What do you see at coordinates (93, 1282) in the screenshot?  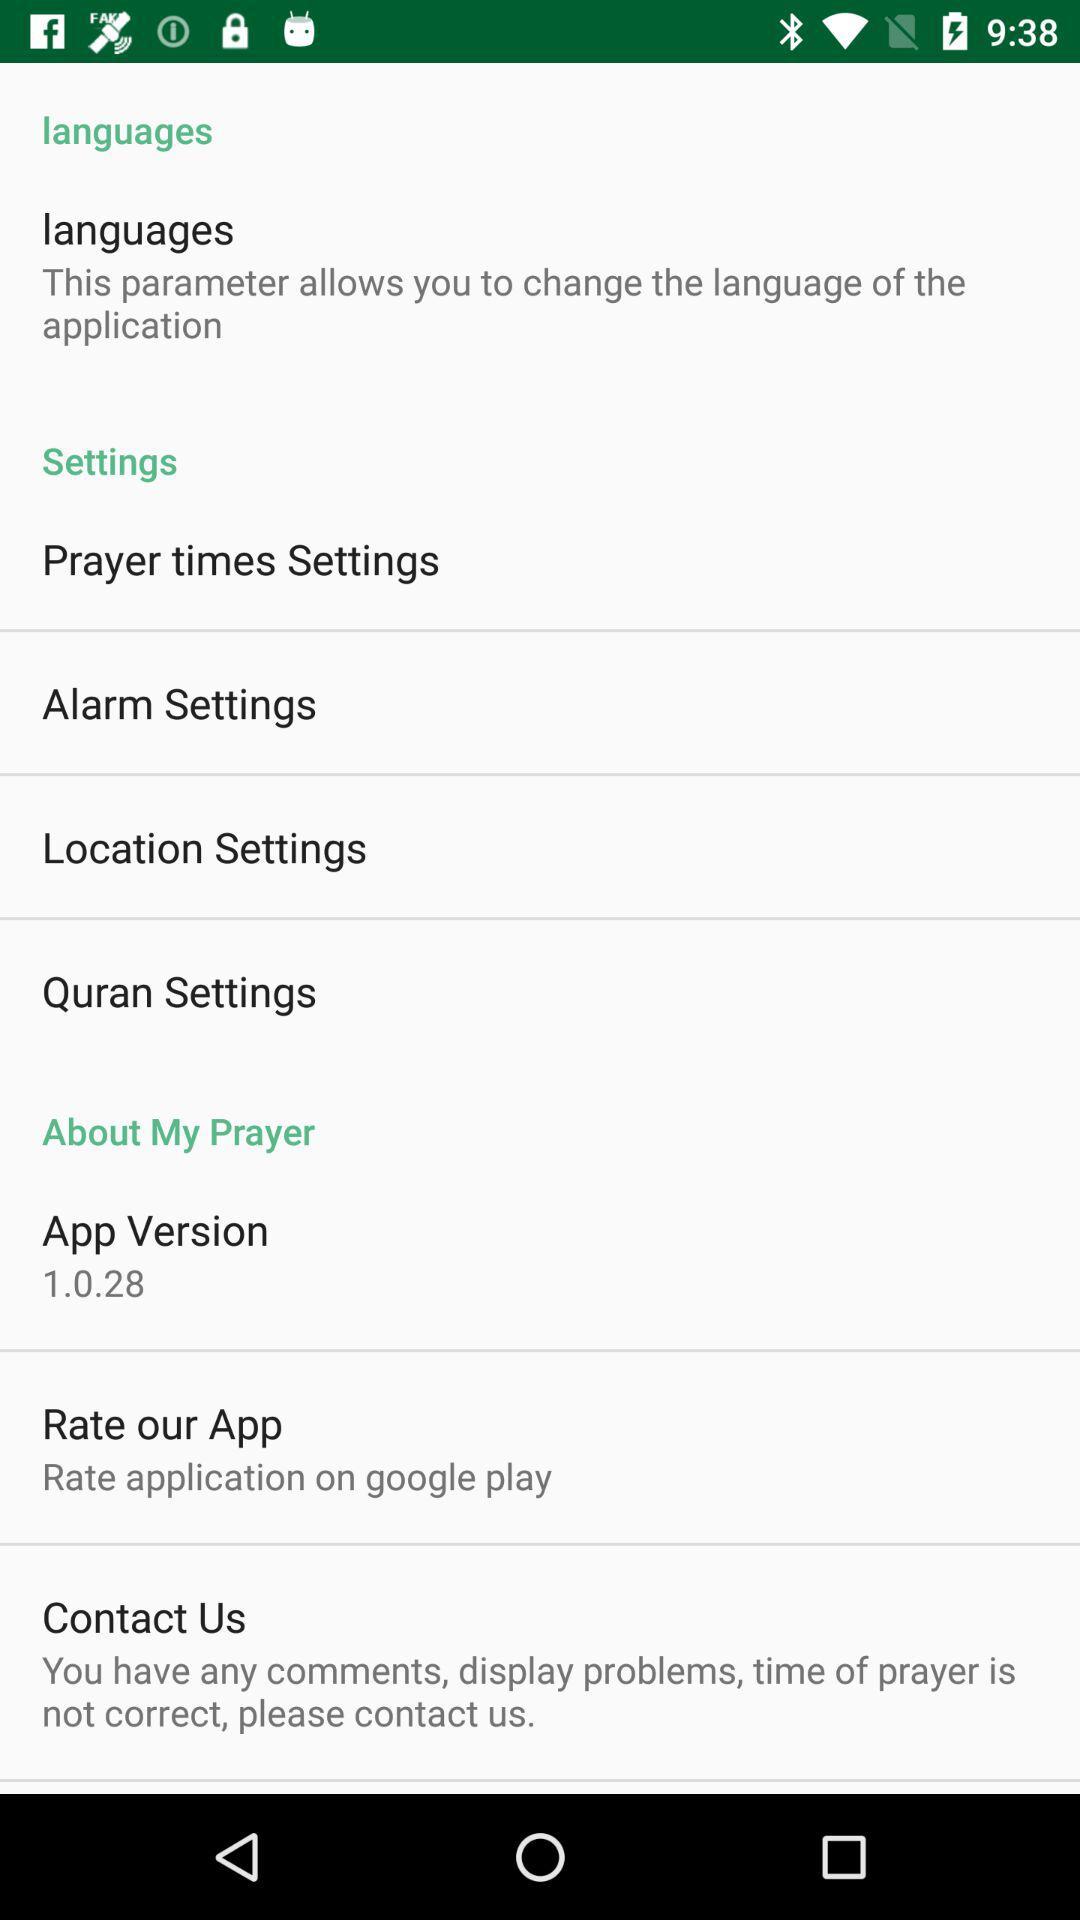 I see `1.0.28 app` at bounding box center [93, 1282].